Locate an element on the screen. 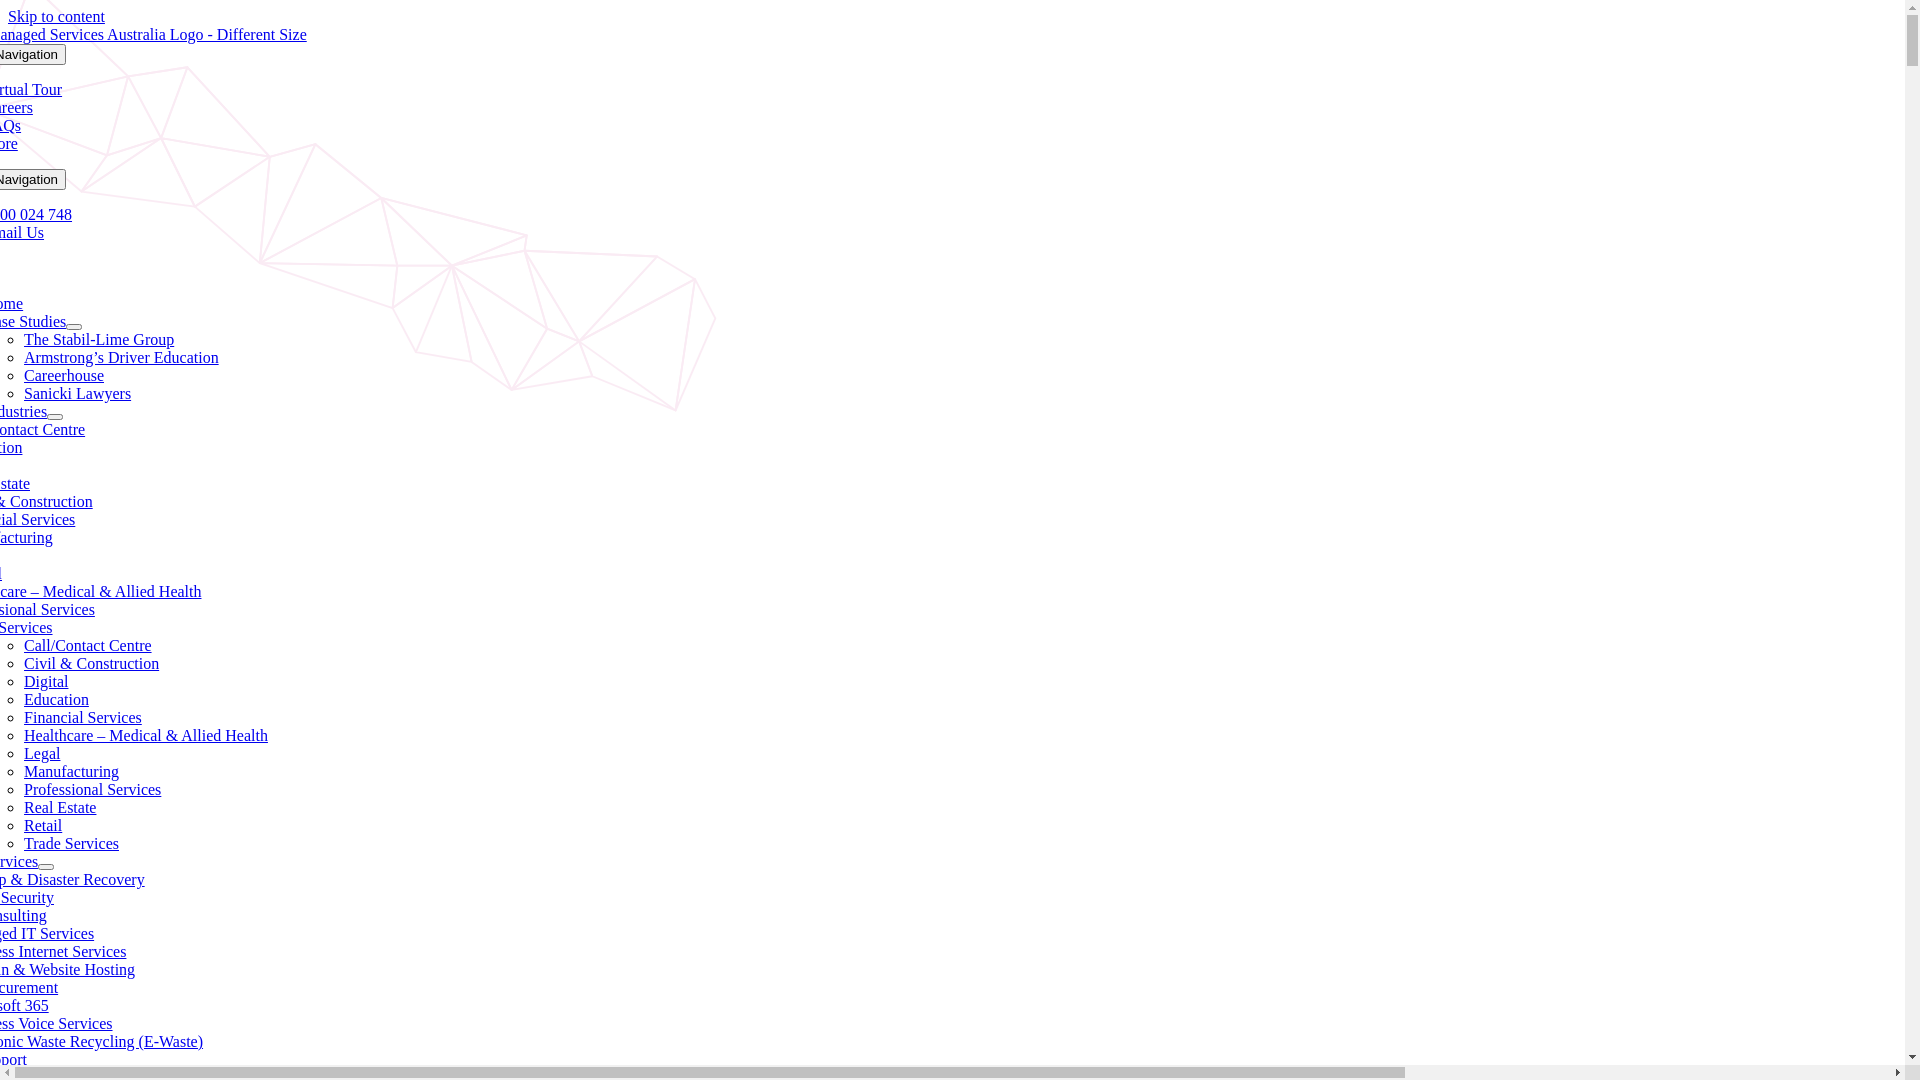  'Real Estate' is located at coordinates (24, 806).